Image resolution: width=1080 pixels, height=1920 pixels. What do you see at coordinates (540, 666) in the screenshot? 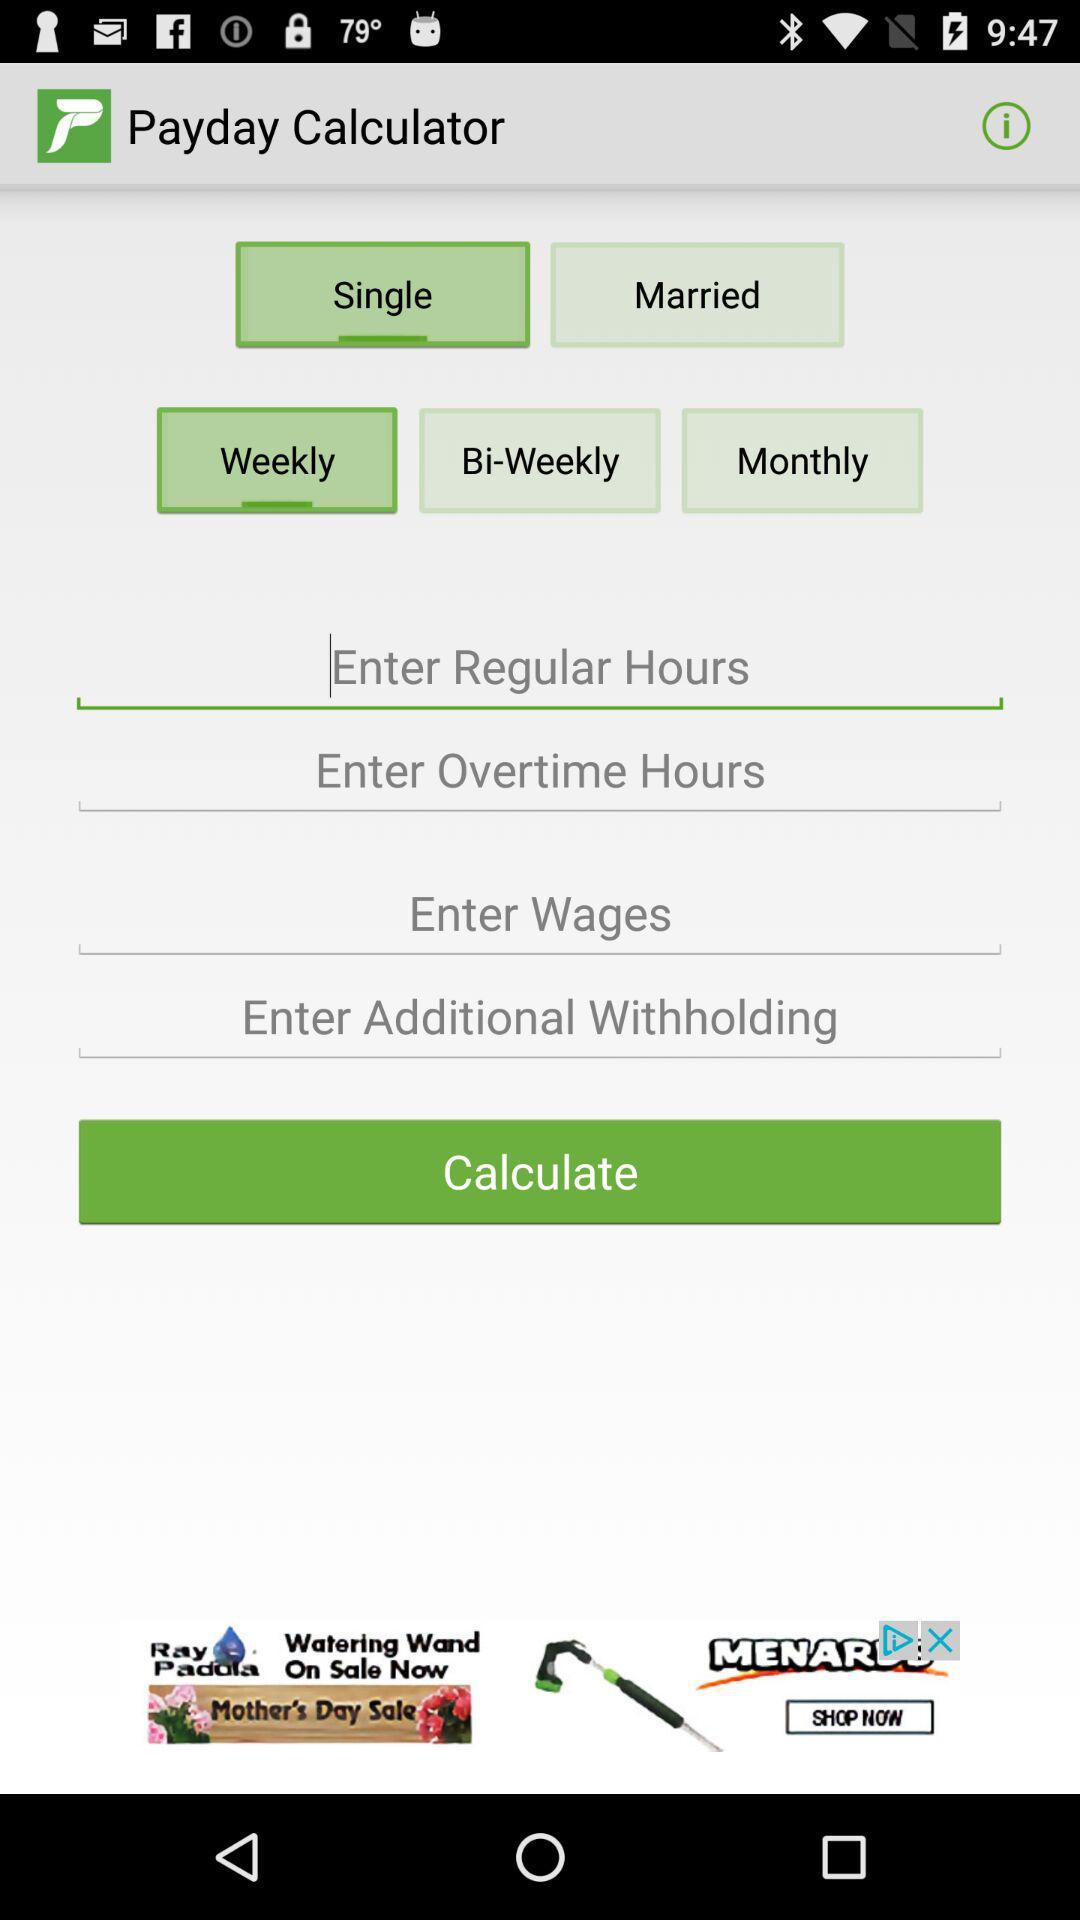
I see `regular hours` at bounding box center [540, 666].